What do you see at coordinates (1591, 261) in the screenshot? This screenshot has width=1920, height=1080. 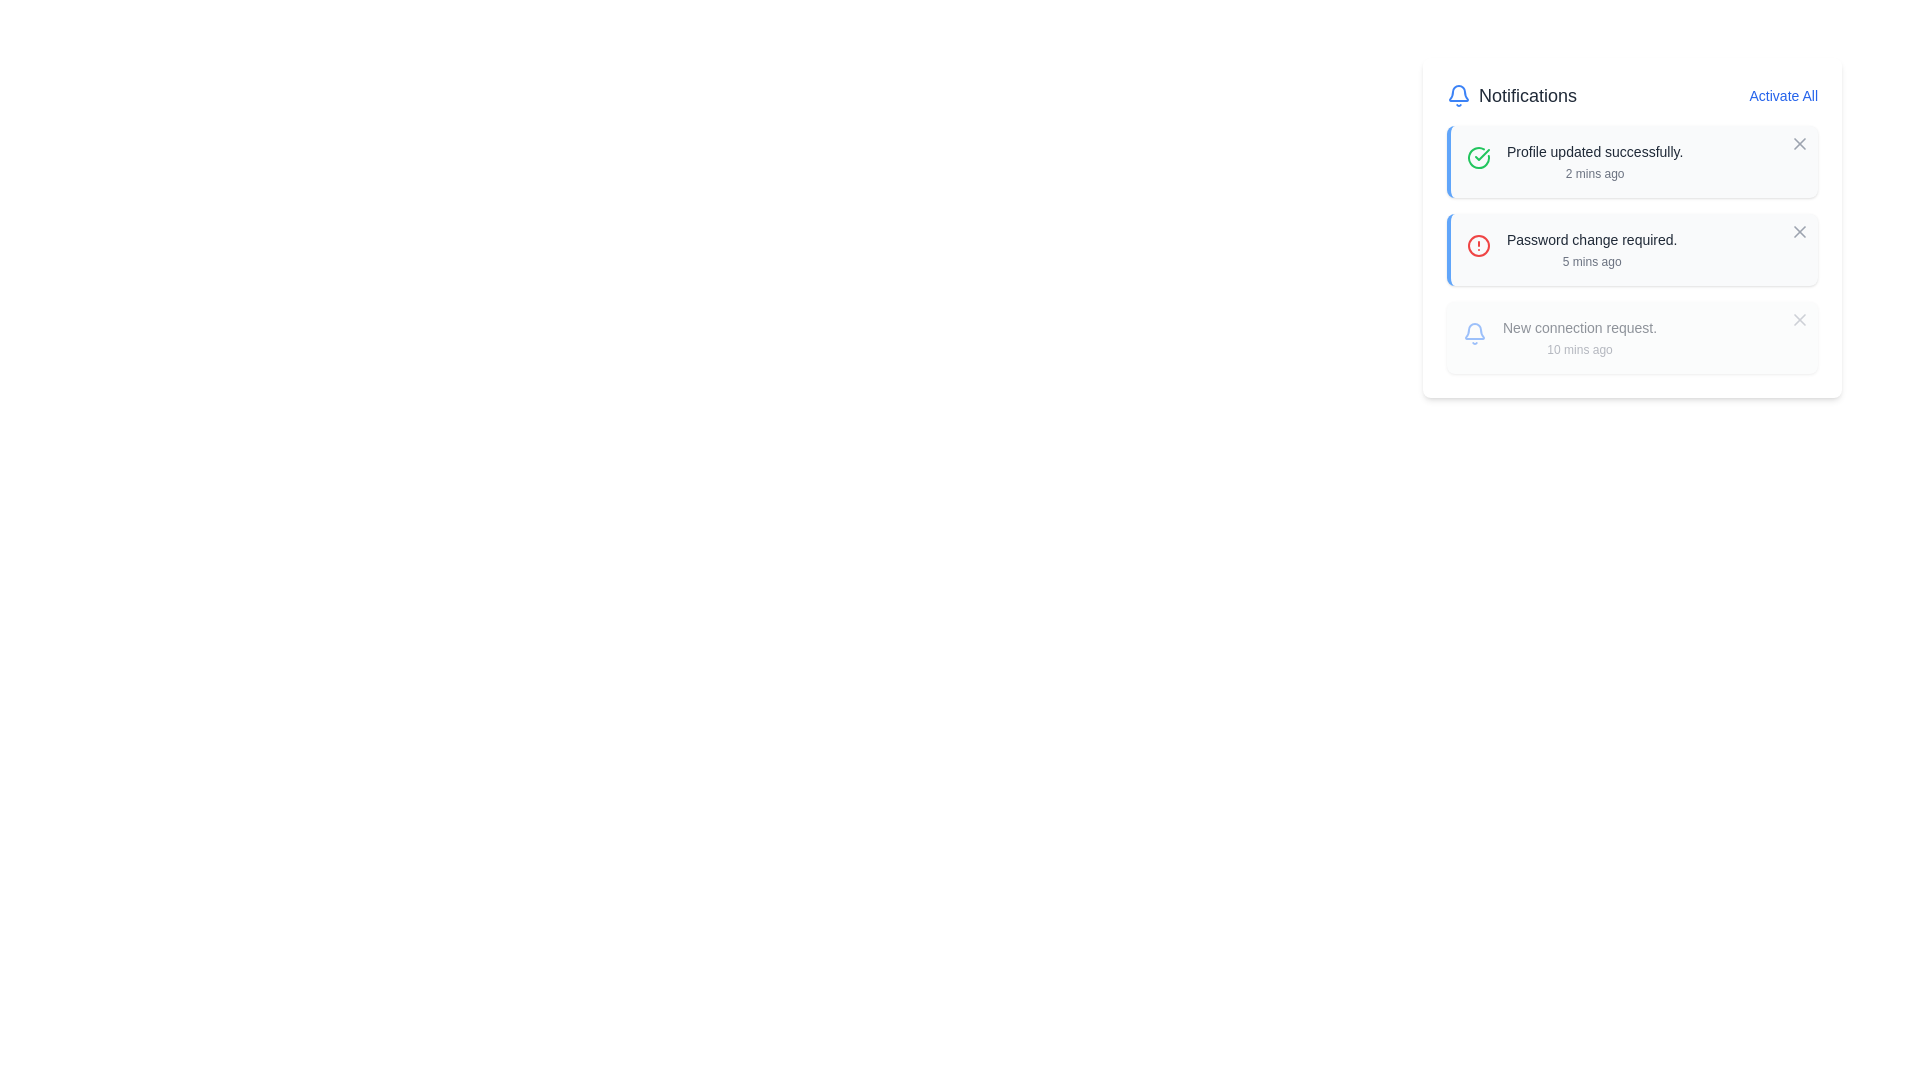 I see `the text label displaying '5 mins ago', which is positioned below the notification titled 'Password change required'` at bounding box center [1591, 261].